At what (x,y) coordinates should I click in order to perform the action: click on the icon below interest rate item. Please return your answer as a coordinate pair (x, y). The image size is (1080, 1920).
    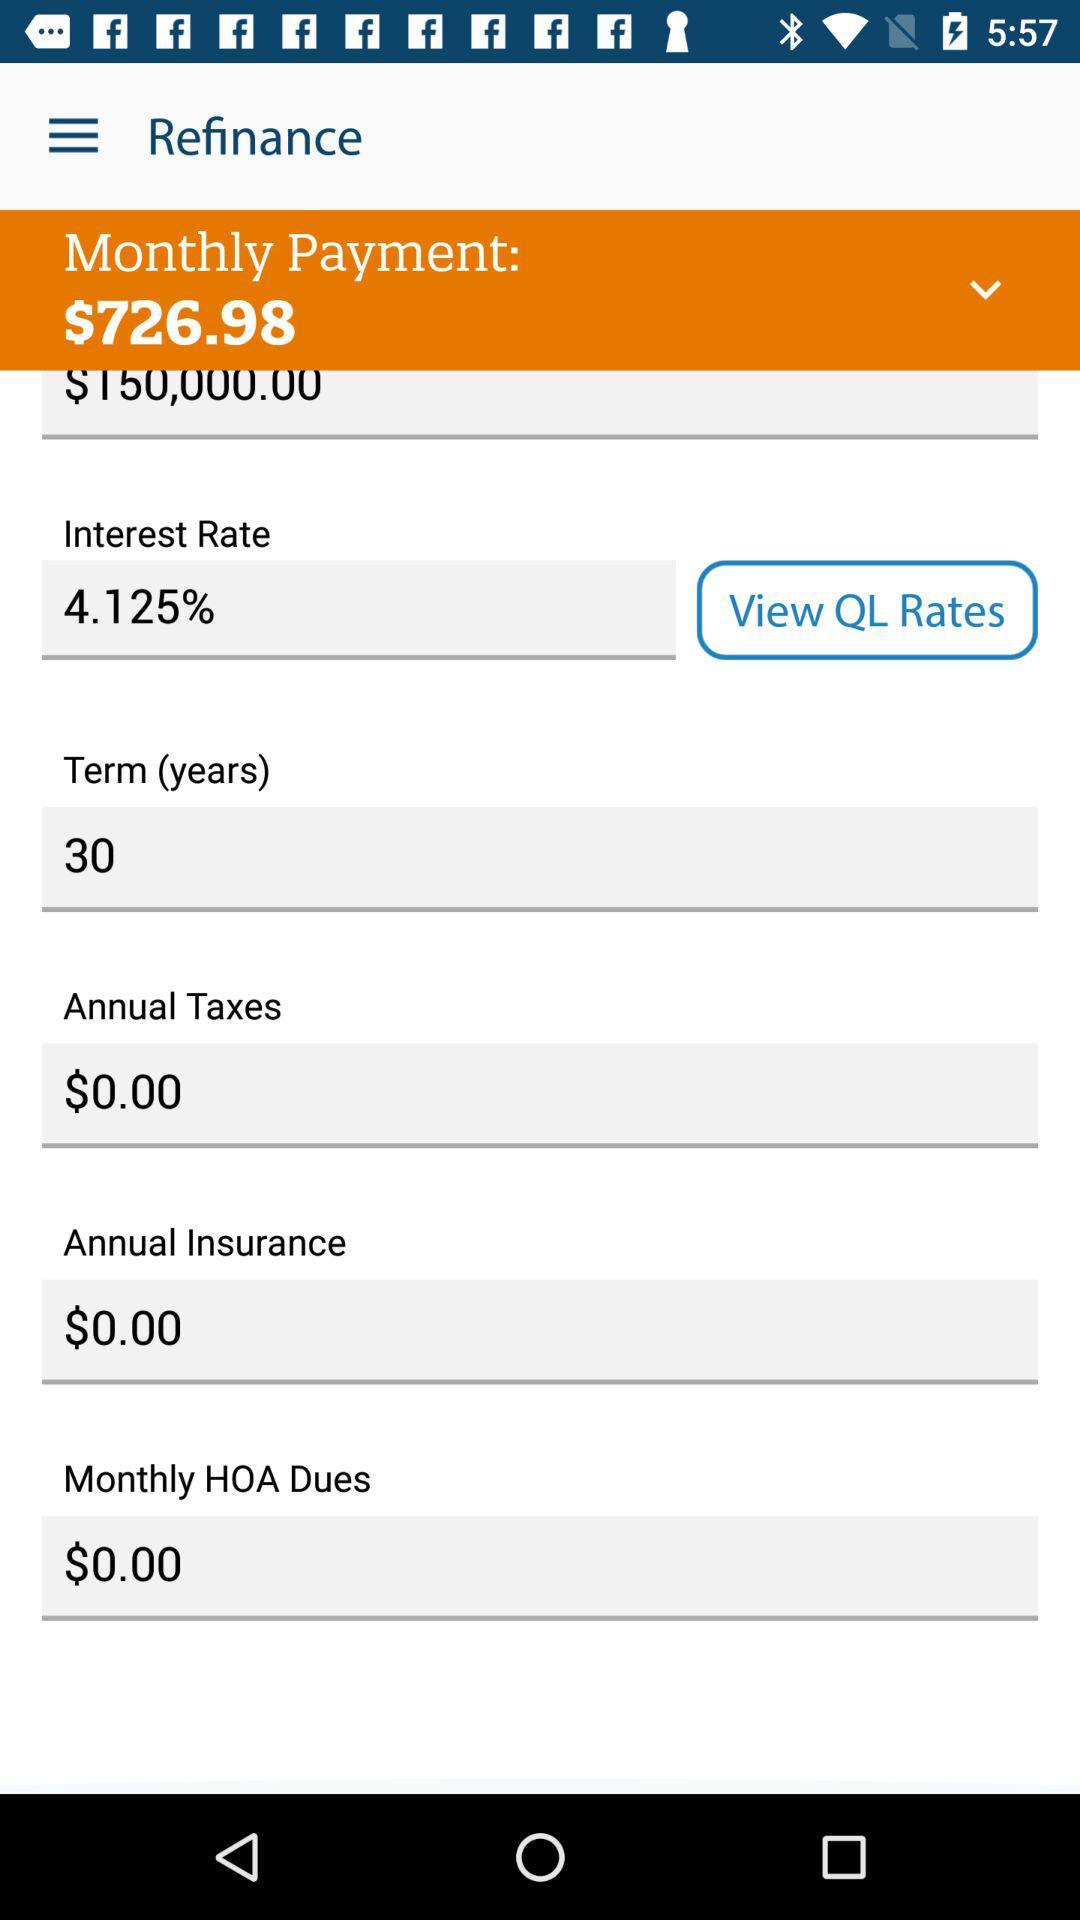
    Looking at the image, I should click on (866, 609).